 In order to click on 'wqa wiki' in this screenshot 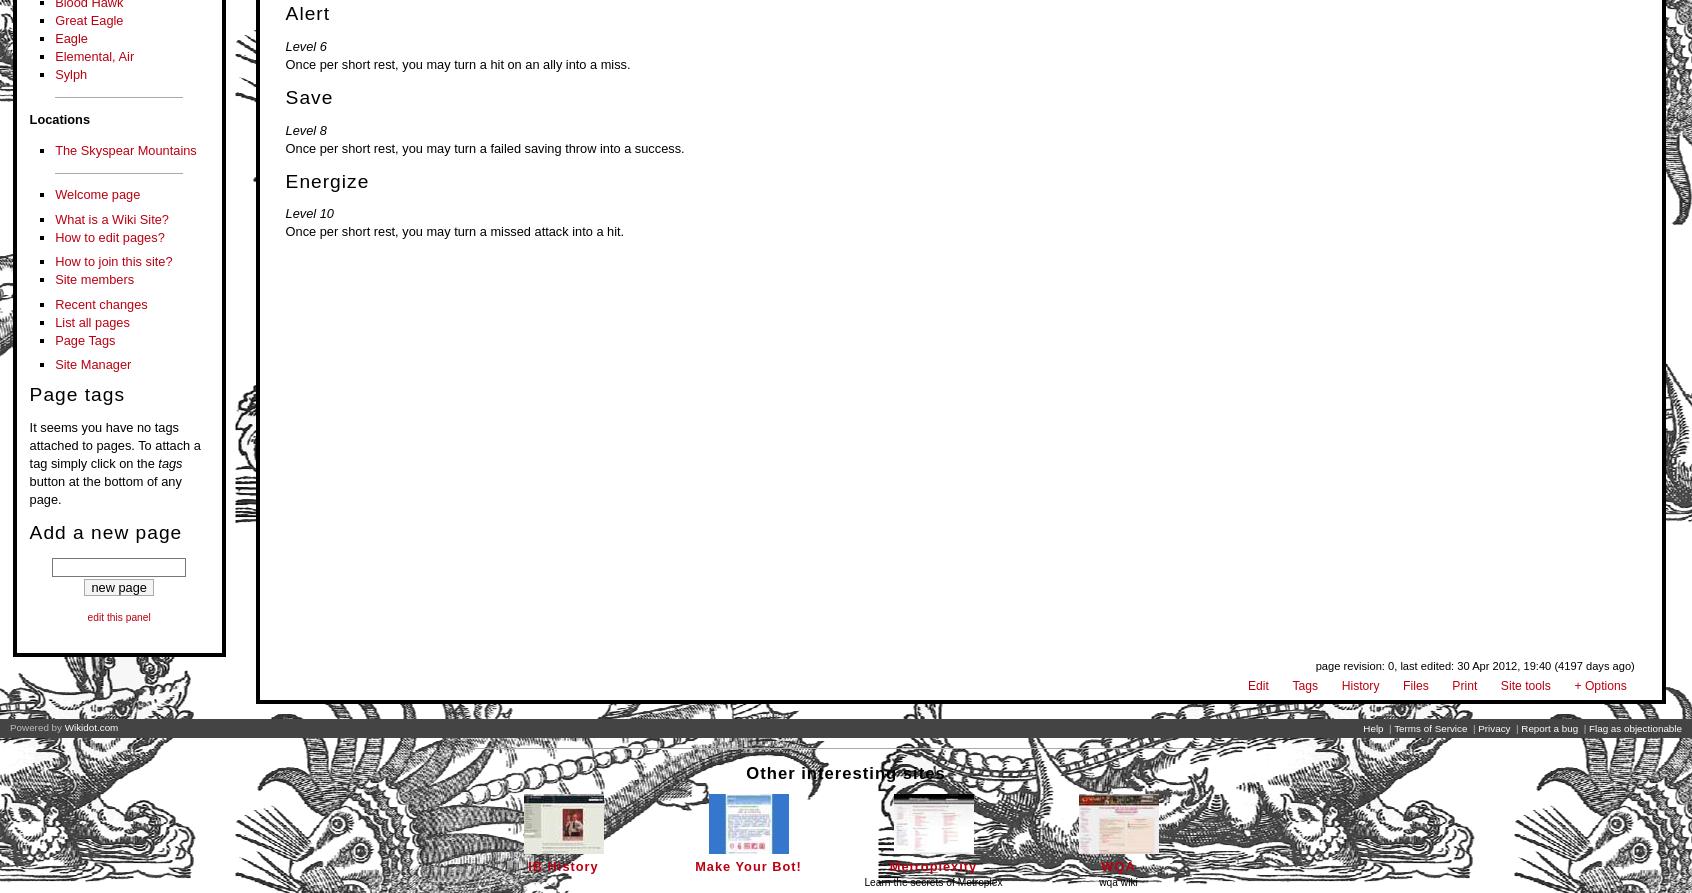, I will do `click(1098, 881)`.